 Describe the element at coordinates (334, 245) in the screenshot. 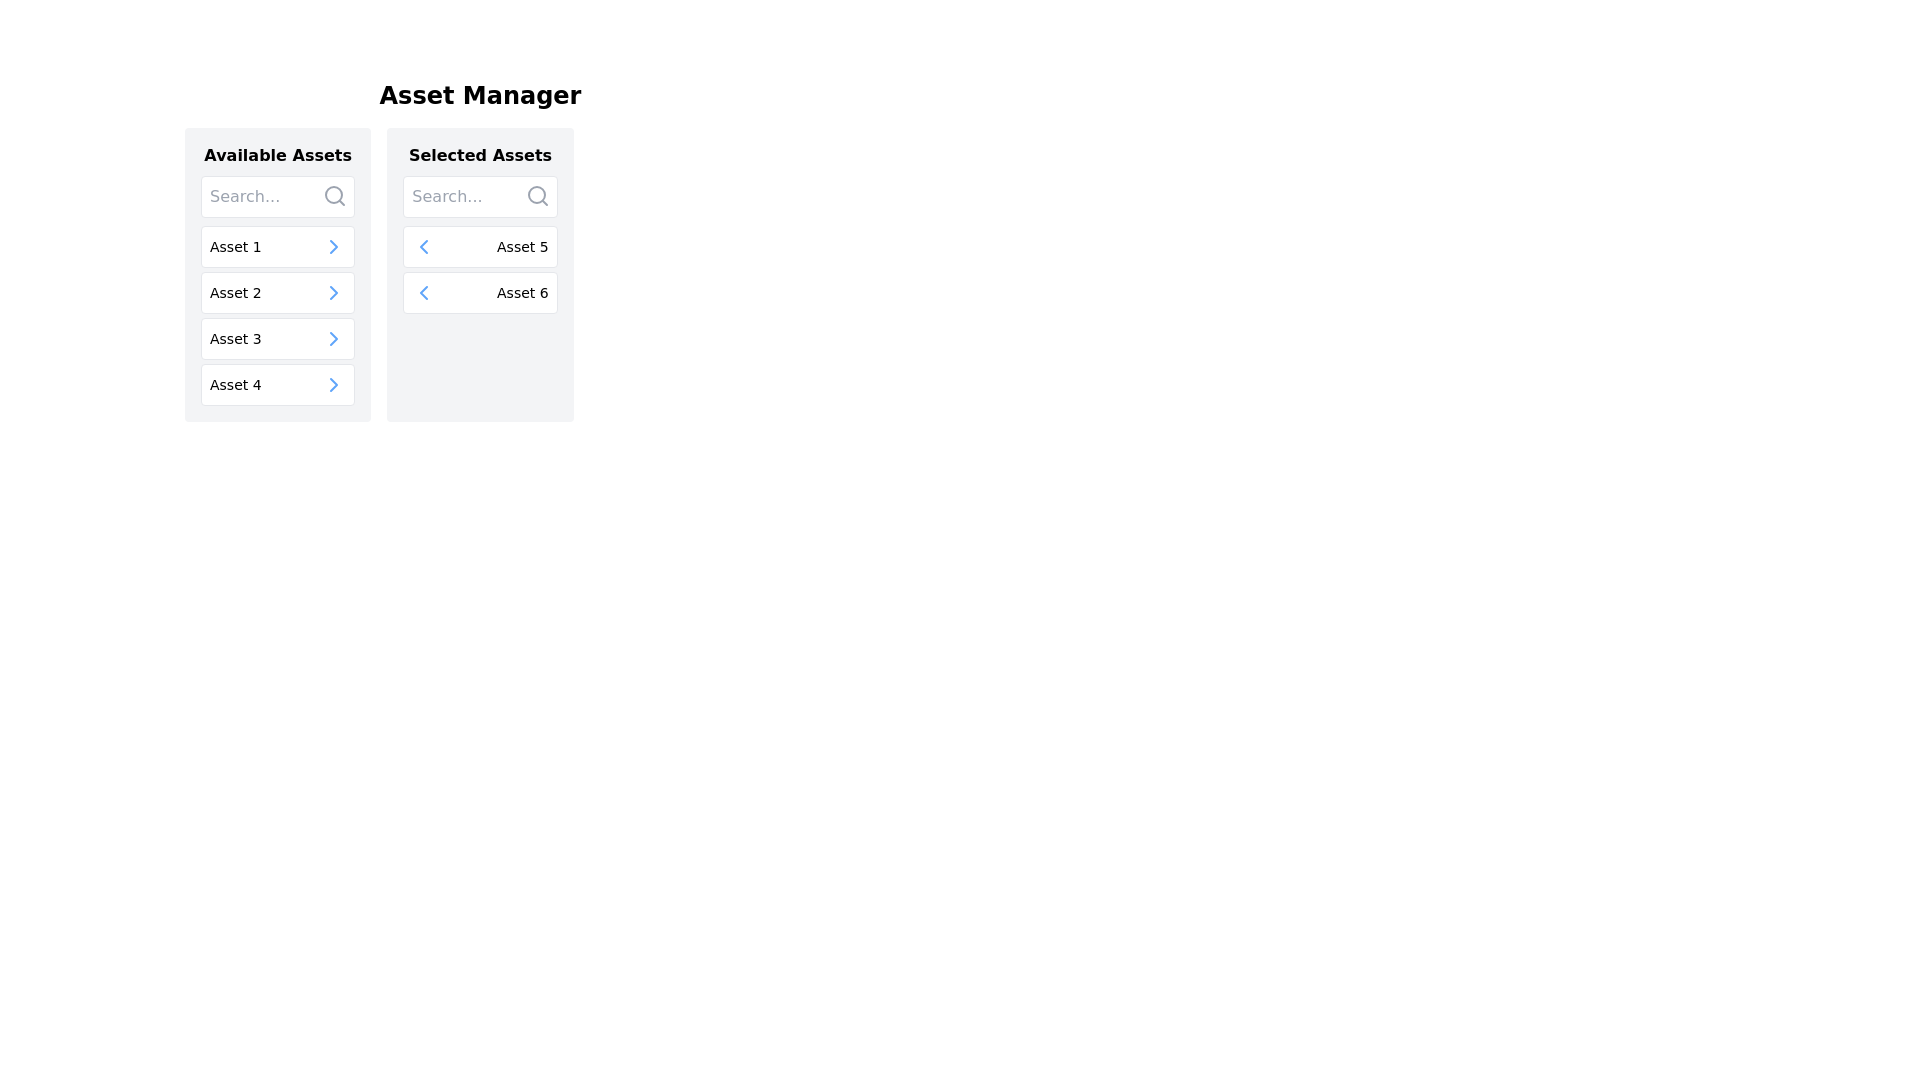

I see `the right-facing chevron icon, styled in blue, located at the right end of the 'Asset 1' item in the 'Available Assets' list` at that location.